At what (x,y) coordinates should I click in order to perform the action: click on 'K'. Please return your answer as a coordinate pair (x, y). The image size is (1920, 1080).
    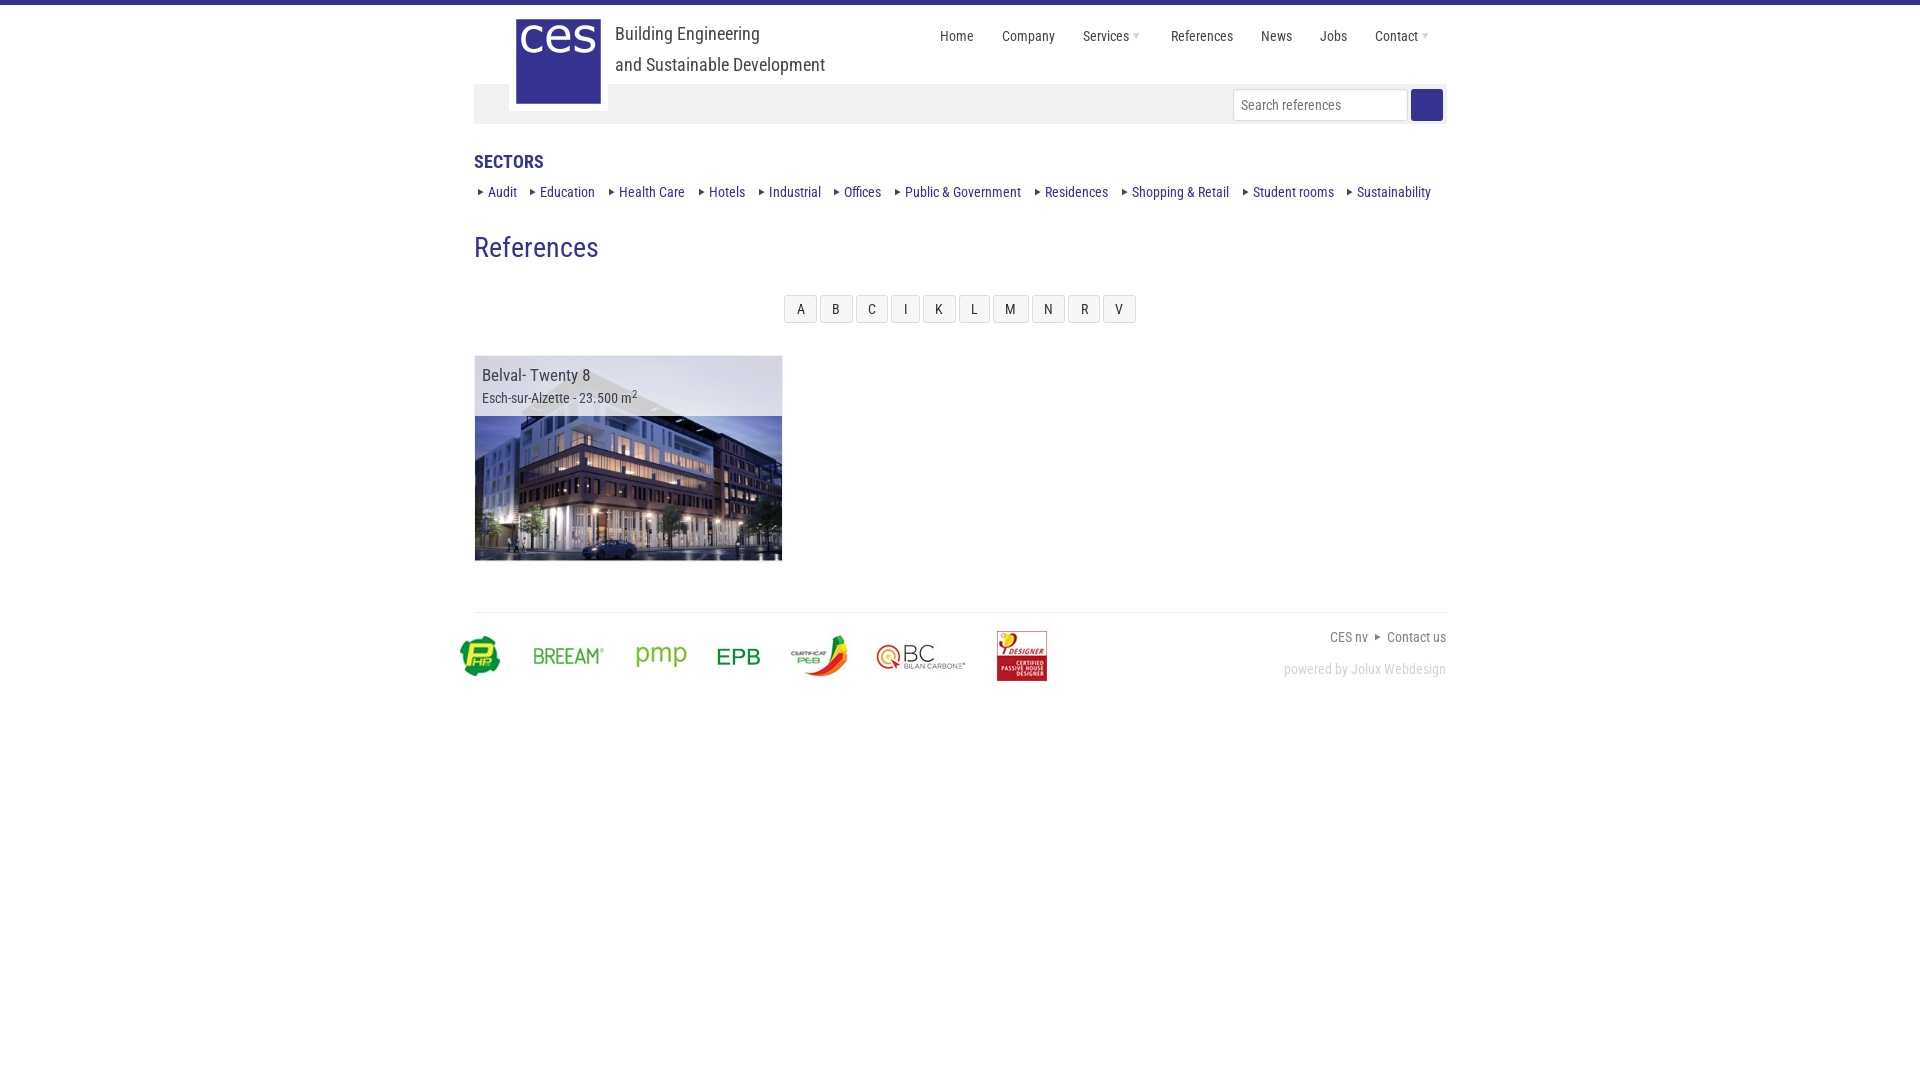
    Looking at the image, I should click on (938, 309).